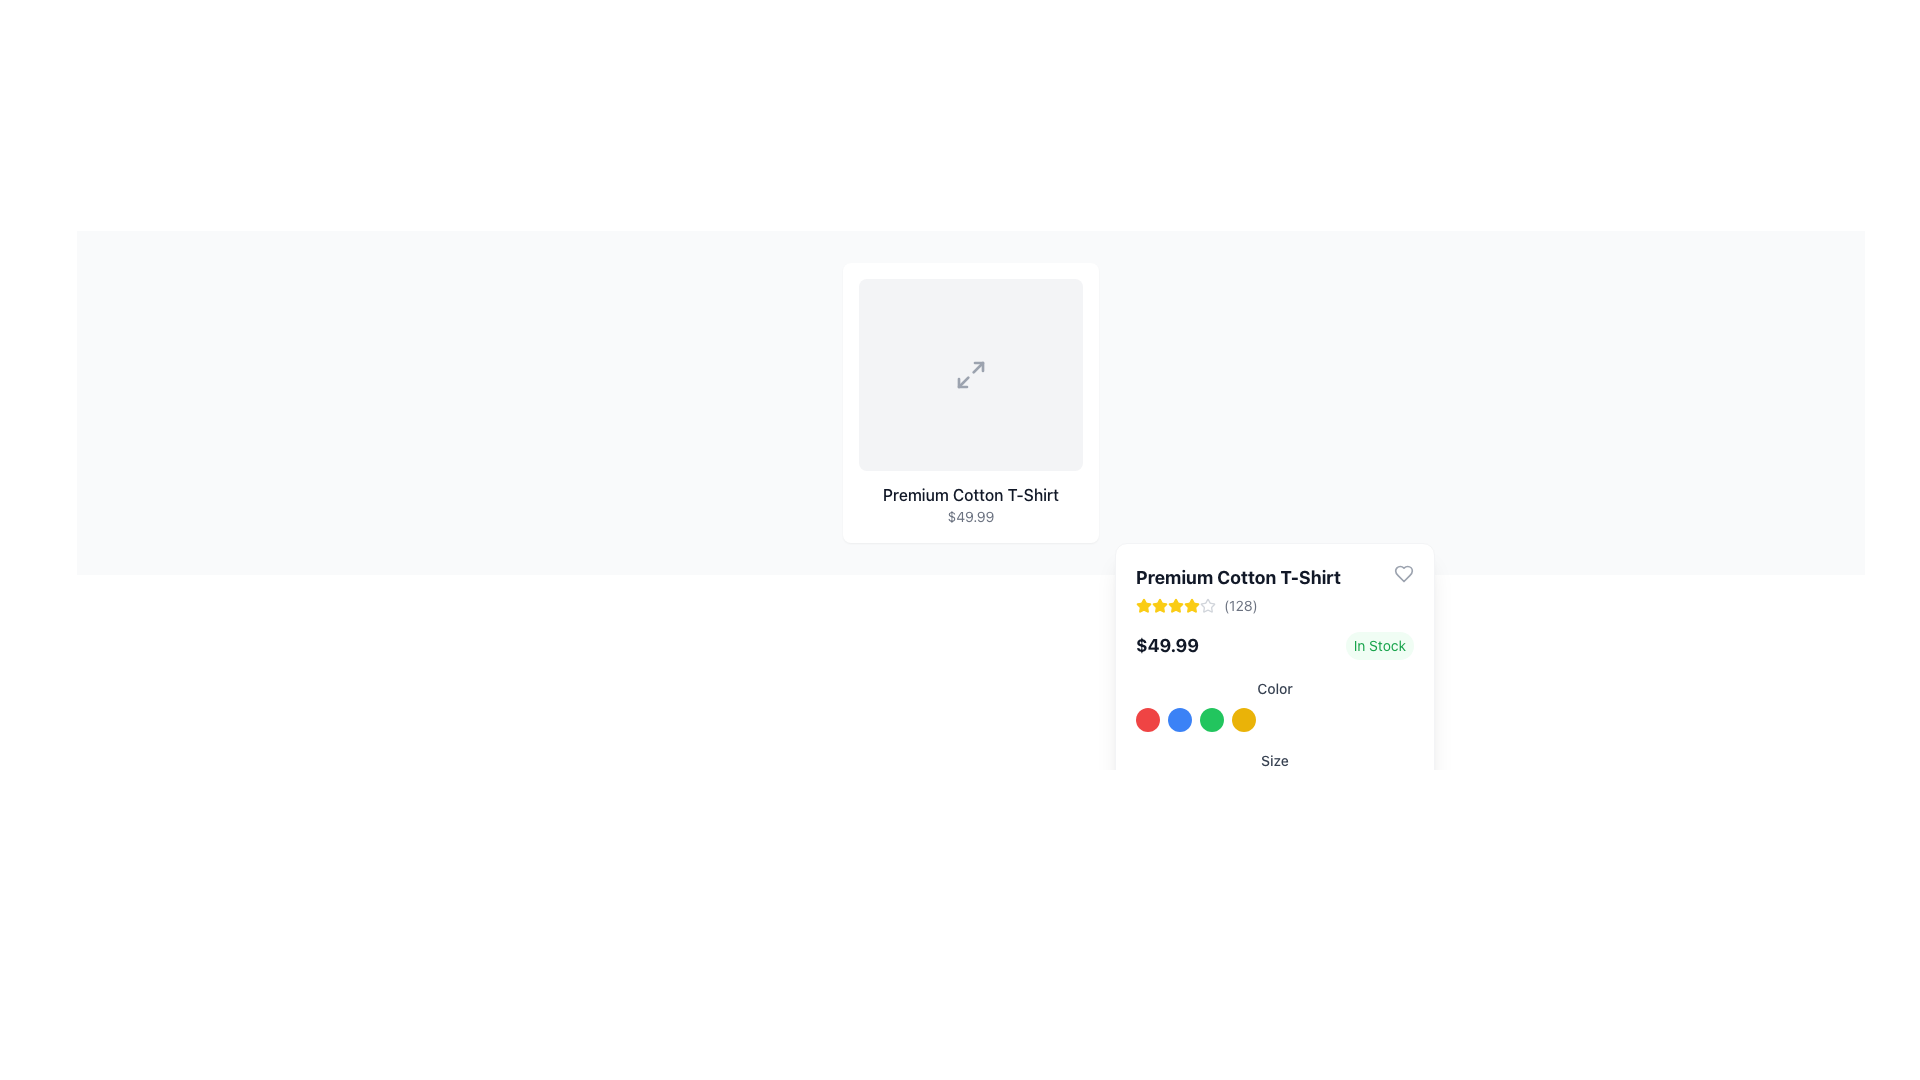 The height and width of the screenshot is (1080, 1920). Describe the element at coordinates (1242, 720) in the screenshot. I see `the fourth color selection button in the horizontal array` at that location.